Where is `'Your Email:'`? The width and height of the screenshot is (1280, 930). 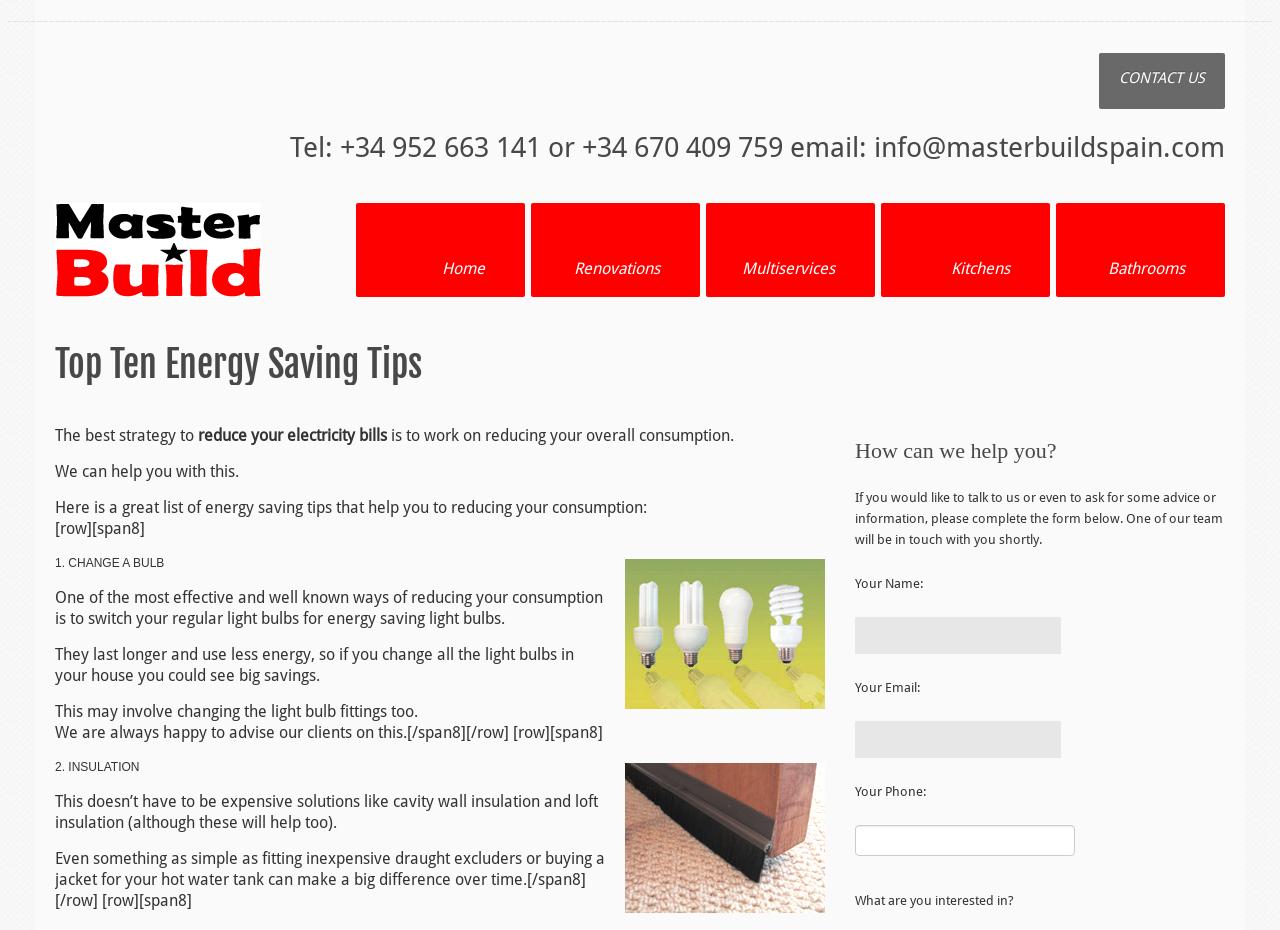 'Your Email:' is located at coordinates (886, 686).